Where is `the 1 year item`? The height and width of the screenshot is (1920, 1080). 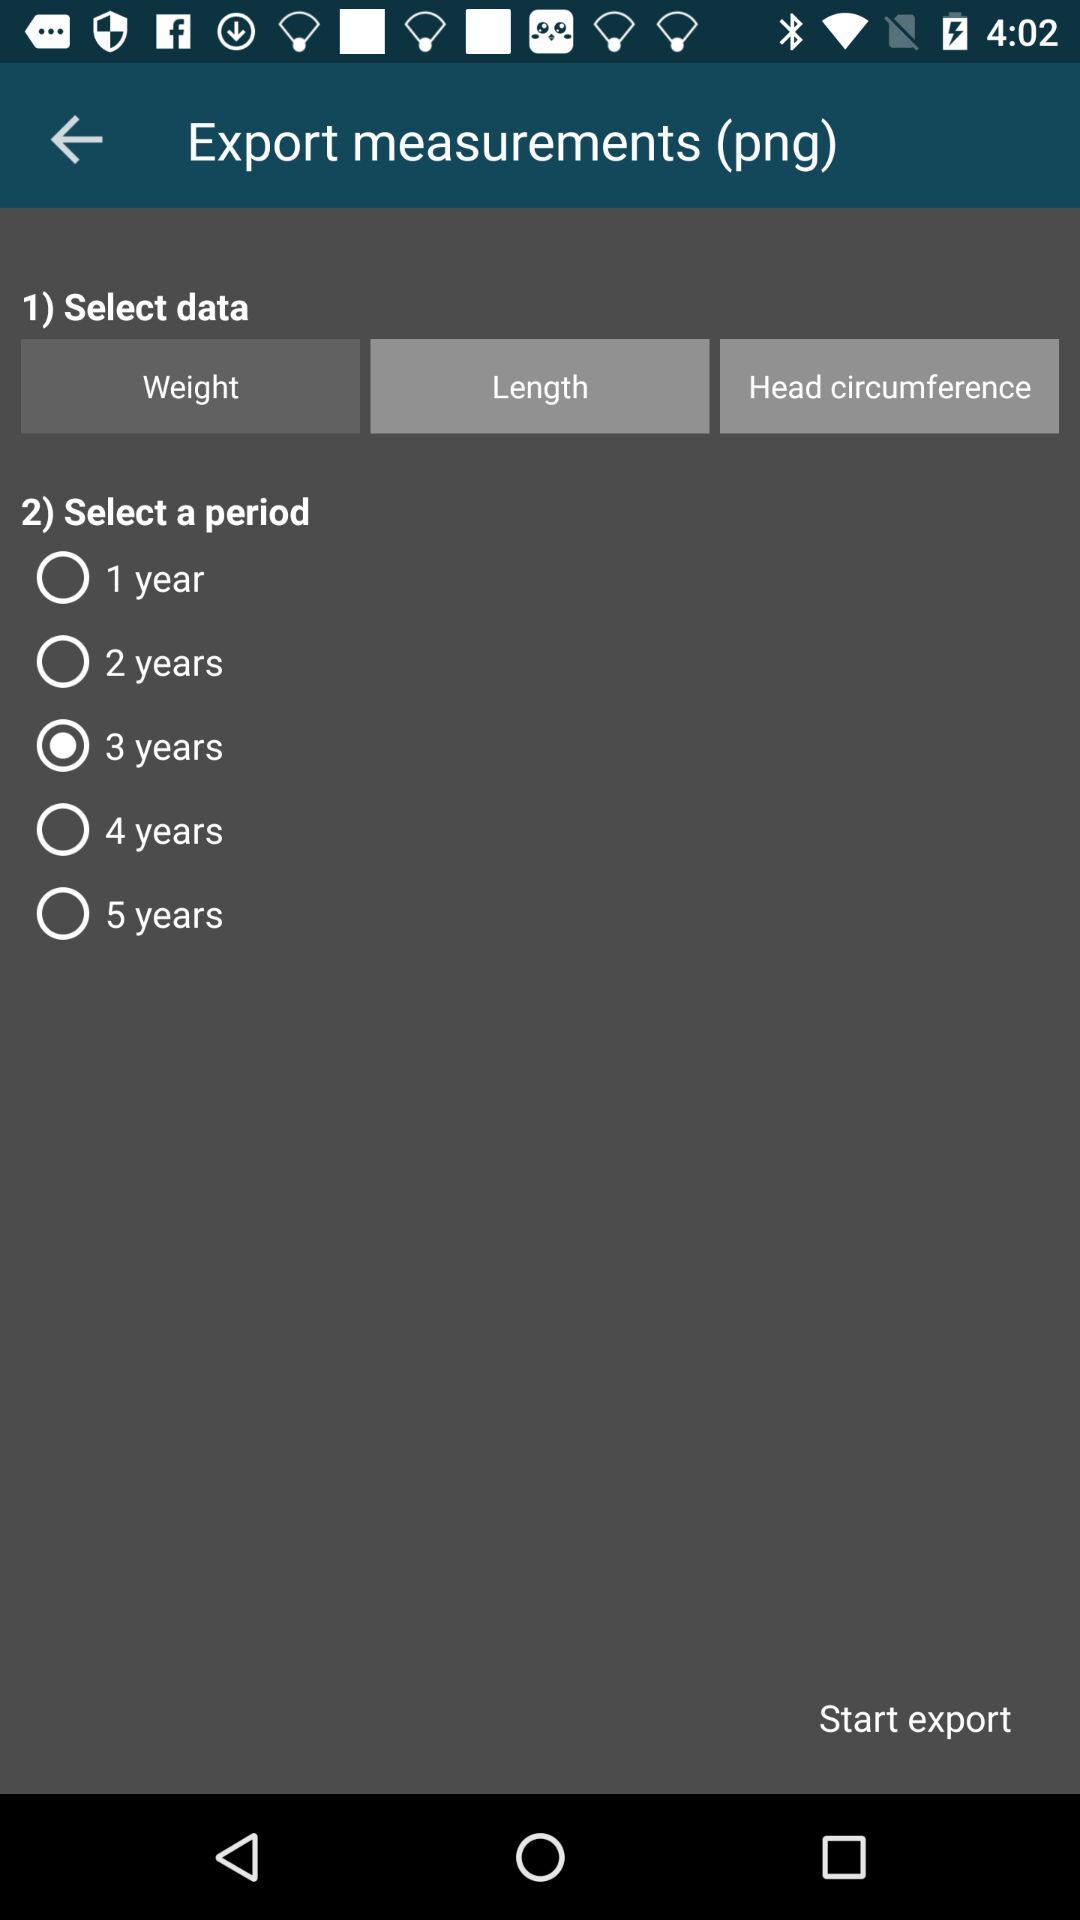 the 1 year item is located at coordinates (540, 576).